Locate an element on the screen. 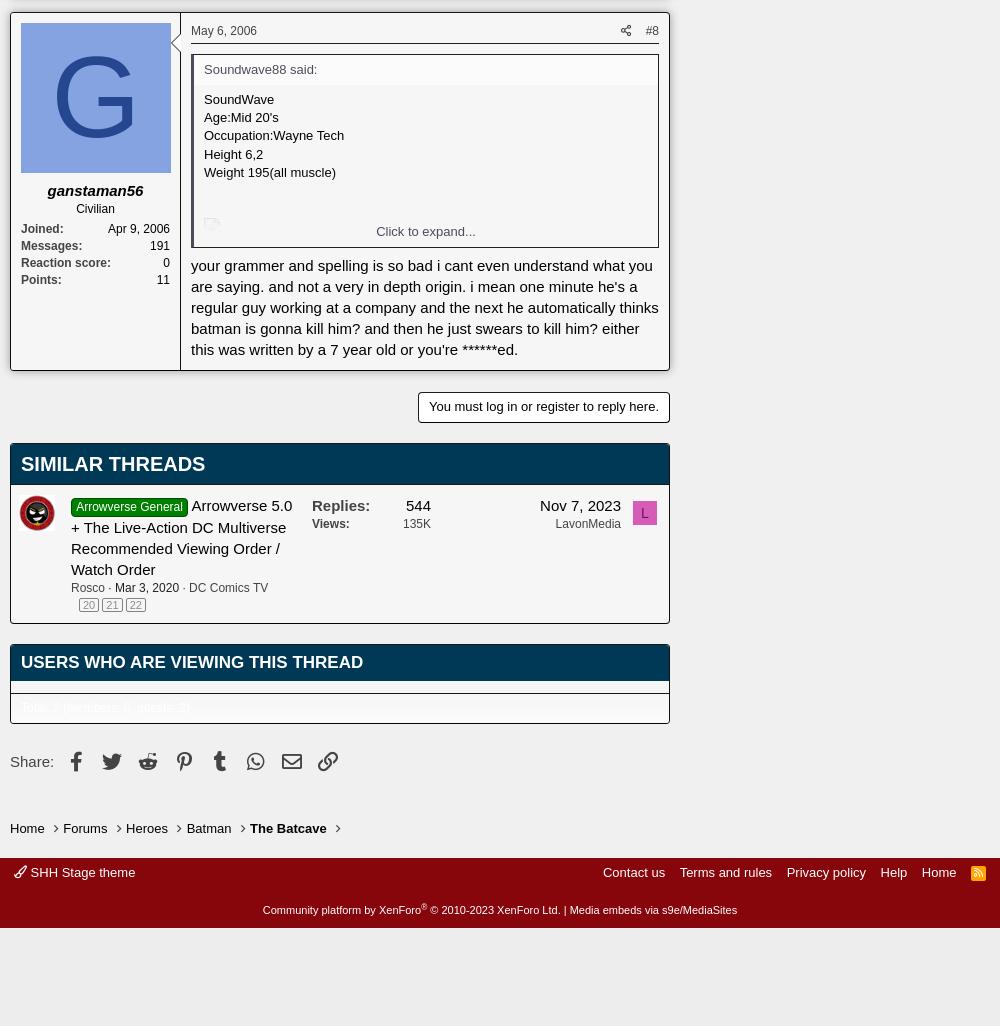 The width and height of the screenshot is (1000, 1026). 'Share:' is located at coordinates (32, 760).